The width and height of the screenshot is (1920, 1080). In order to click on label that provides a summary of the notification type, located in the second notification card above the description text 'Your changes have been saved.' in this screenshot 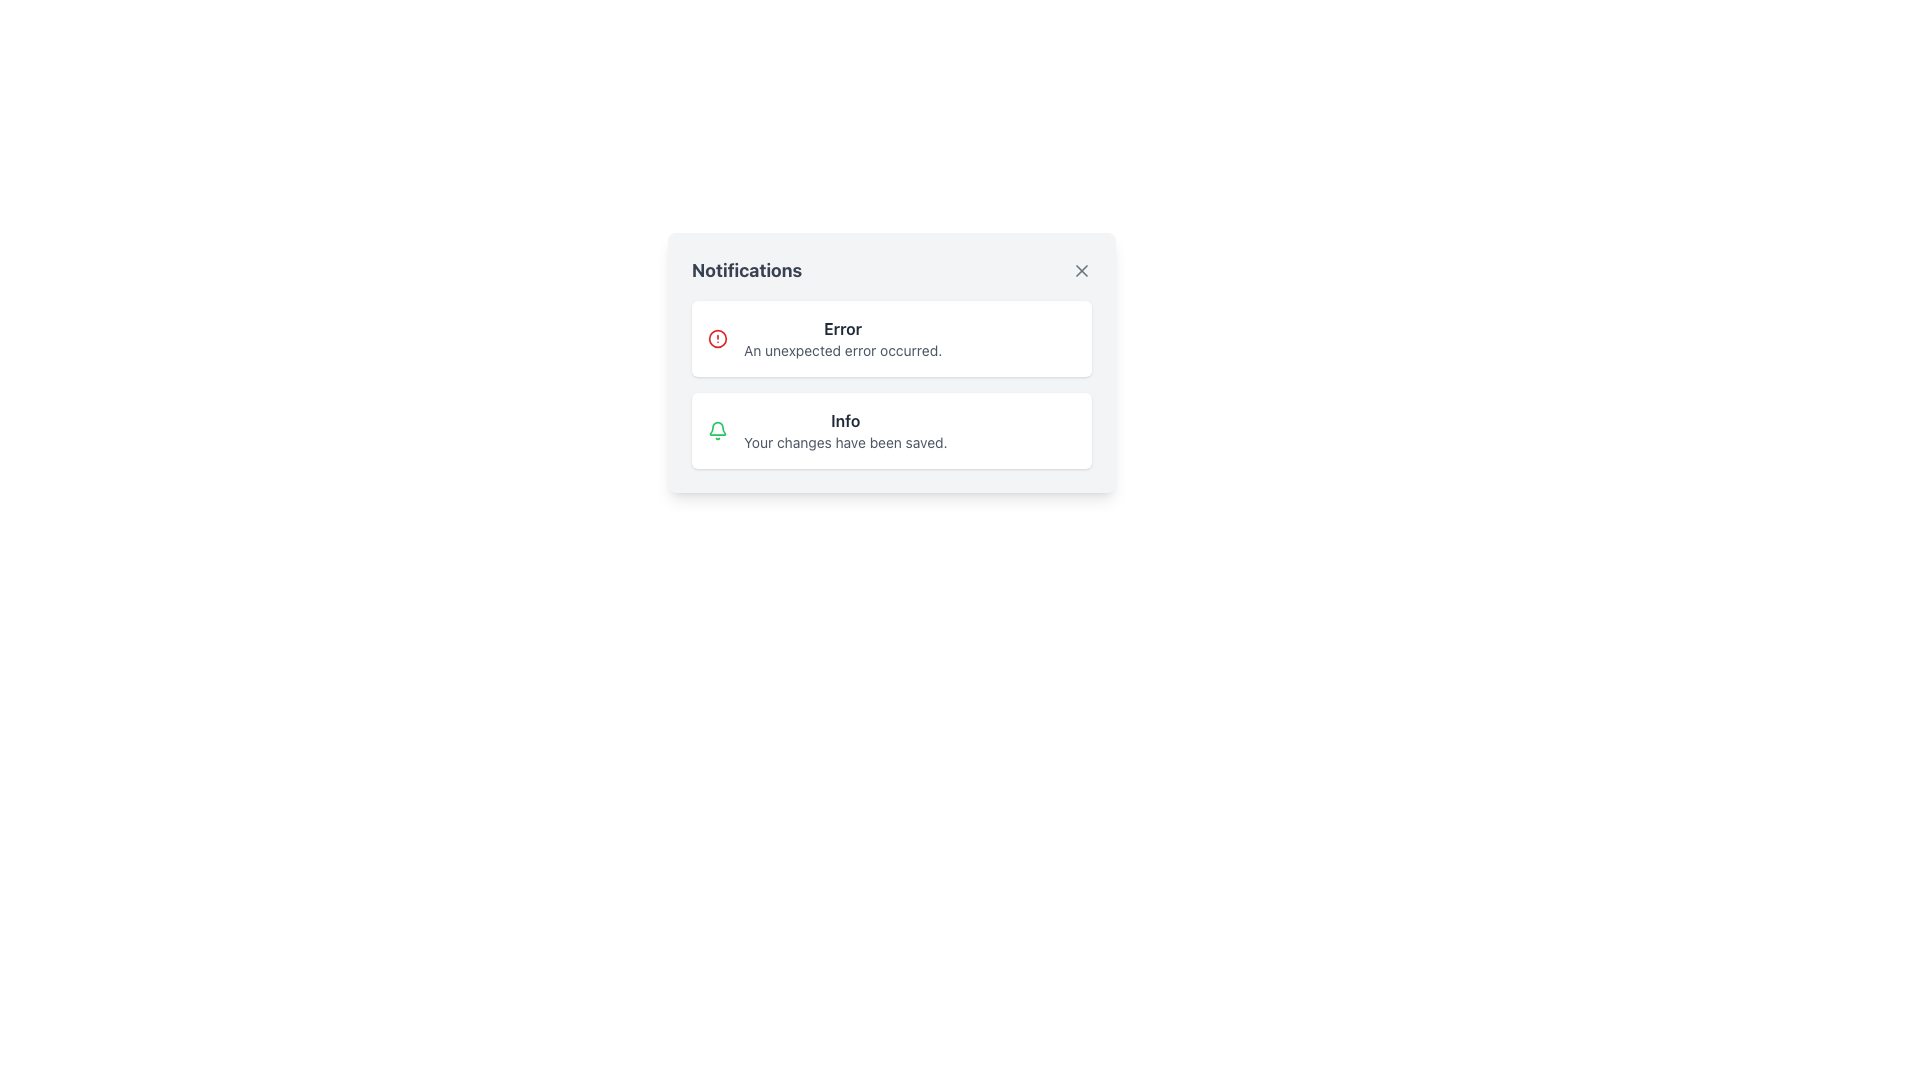, I will do `click(845, 419)`.